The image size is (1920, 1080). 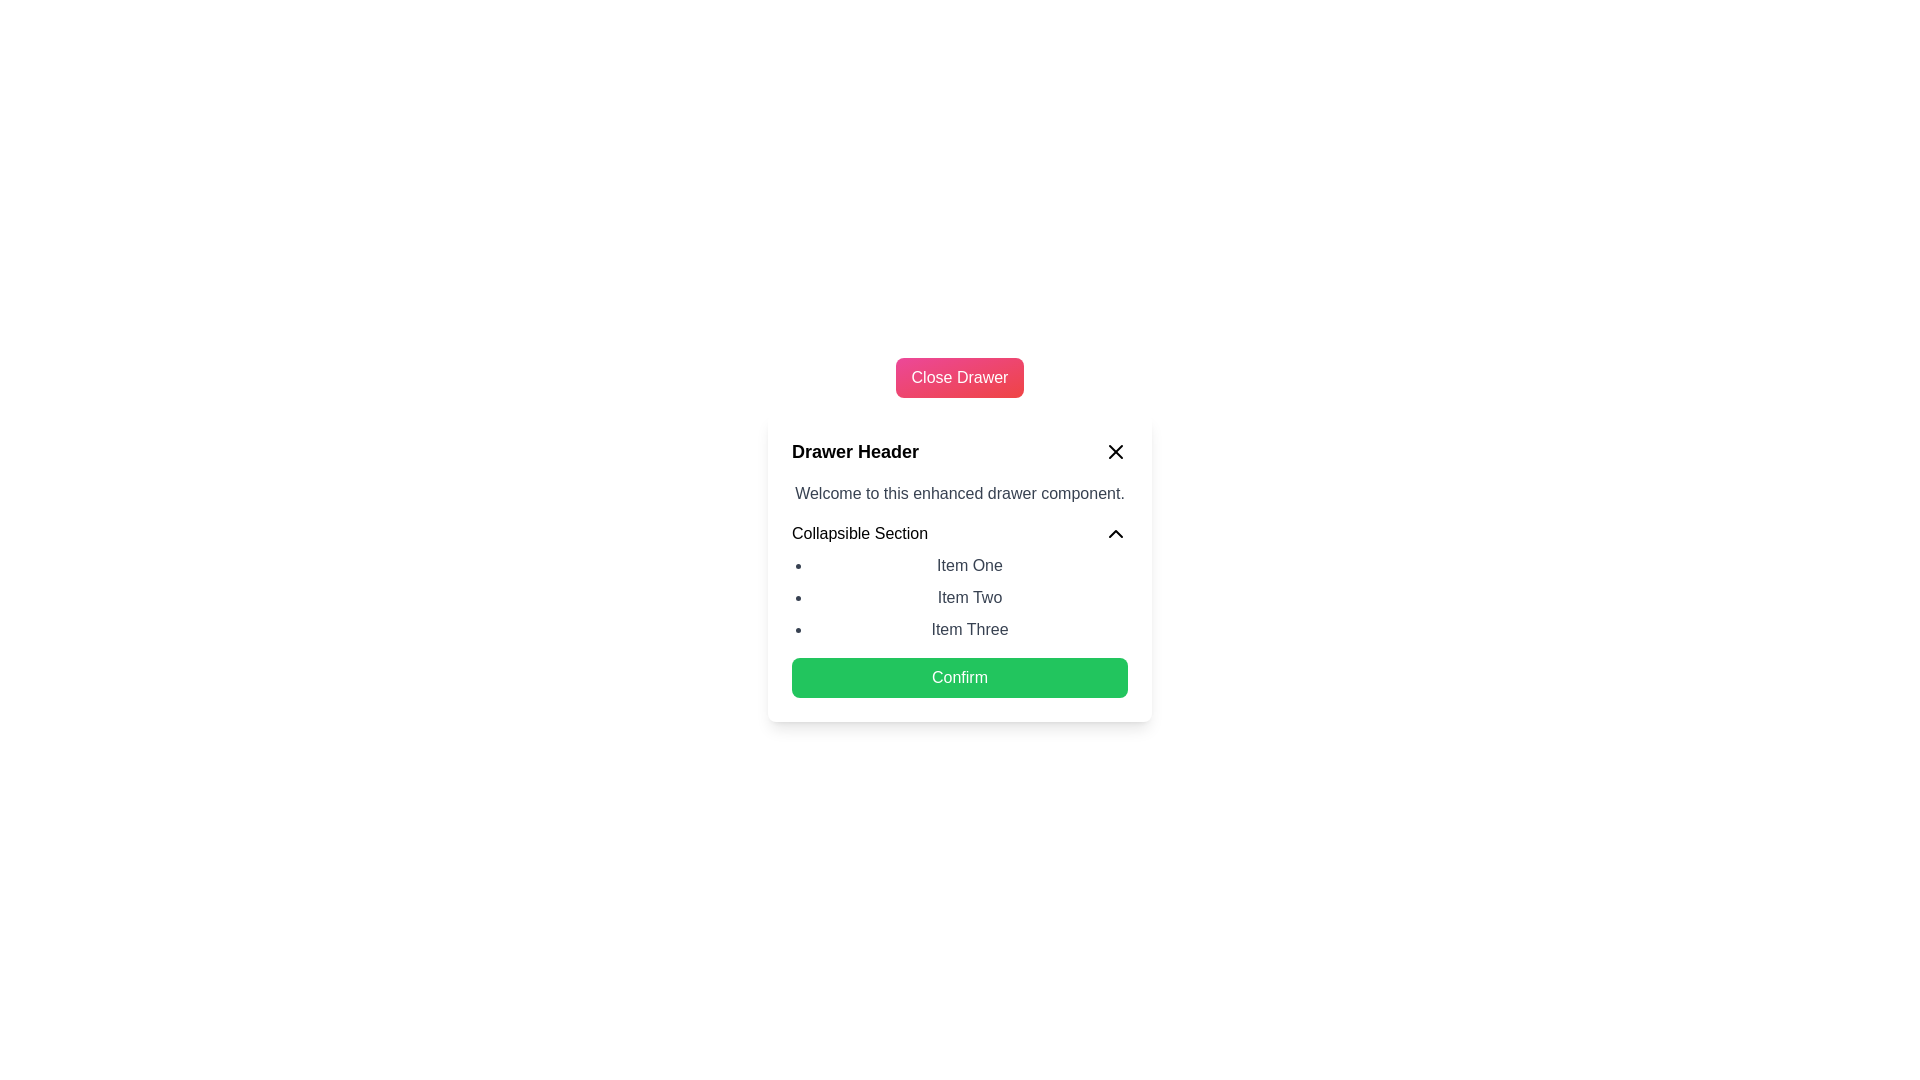 I want to click on the up-chevron toggle icon located to the right of the 'Collapsible Section' text, so click(x=1115, y=532).